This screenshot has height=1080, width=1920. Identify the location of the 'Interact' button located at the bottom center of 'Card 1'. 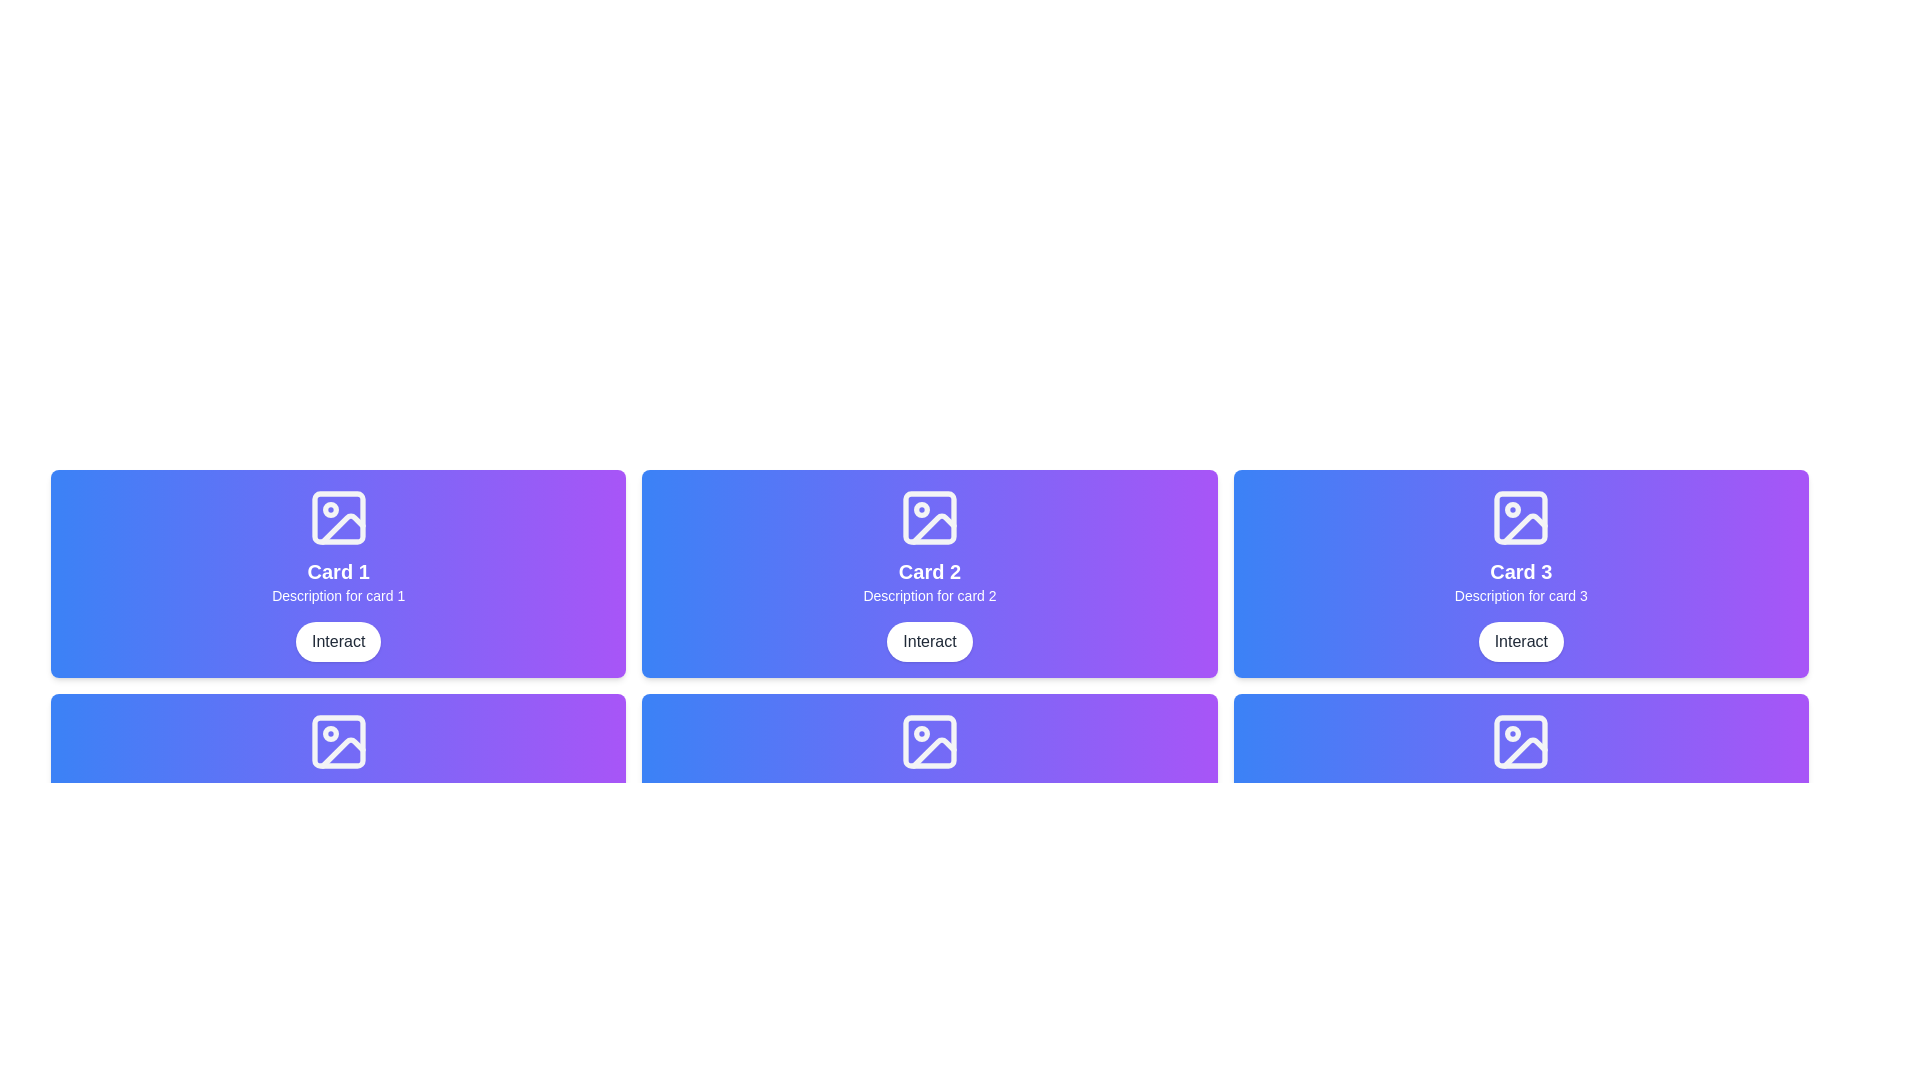
(338, 641).